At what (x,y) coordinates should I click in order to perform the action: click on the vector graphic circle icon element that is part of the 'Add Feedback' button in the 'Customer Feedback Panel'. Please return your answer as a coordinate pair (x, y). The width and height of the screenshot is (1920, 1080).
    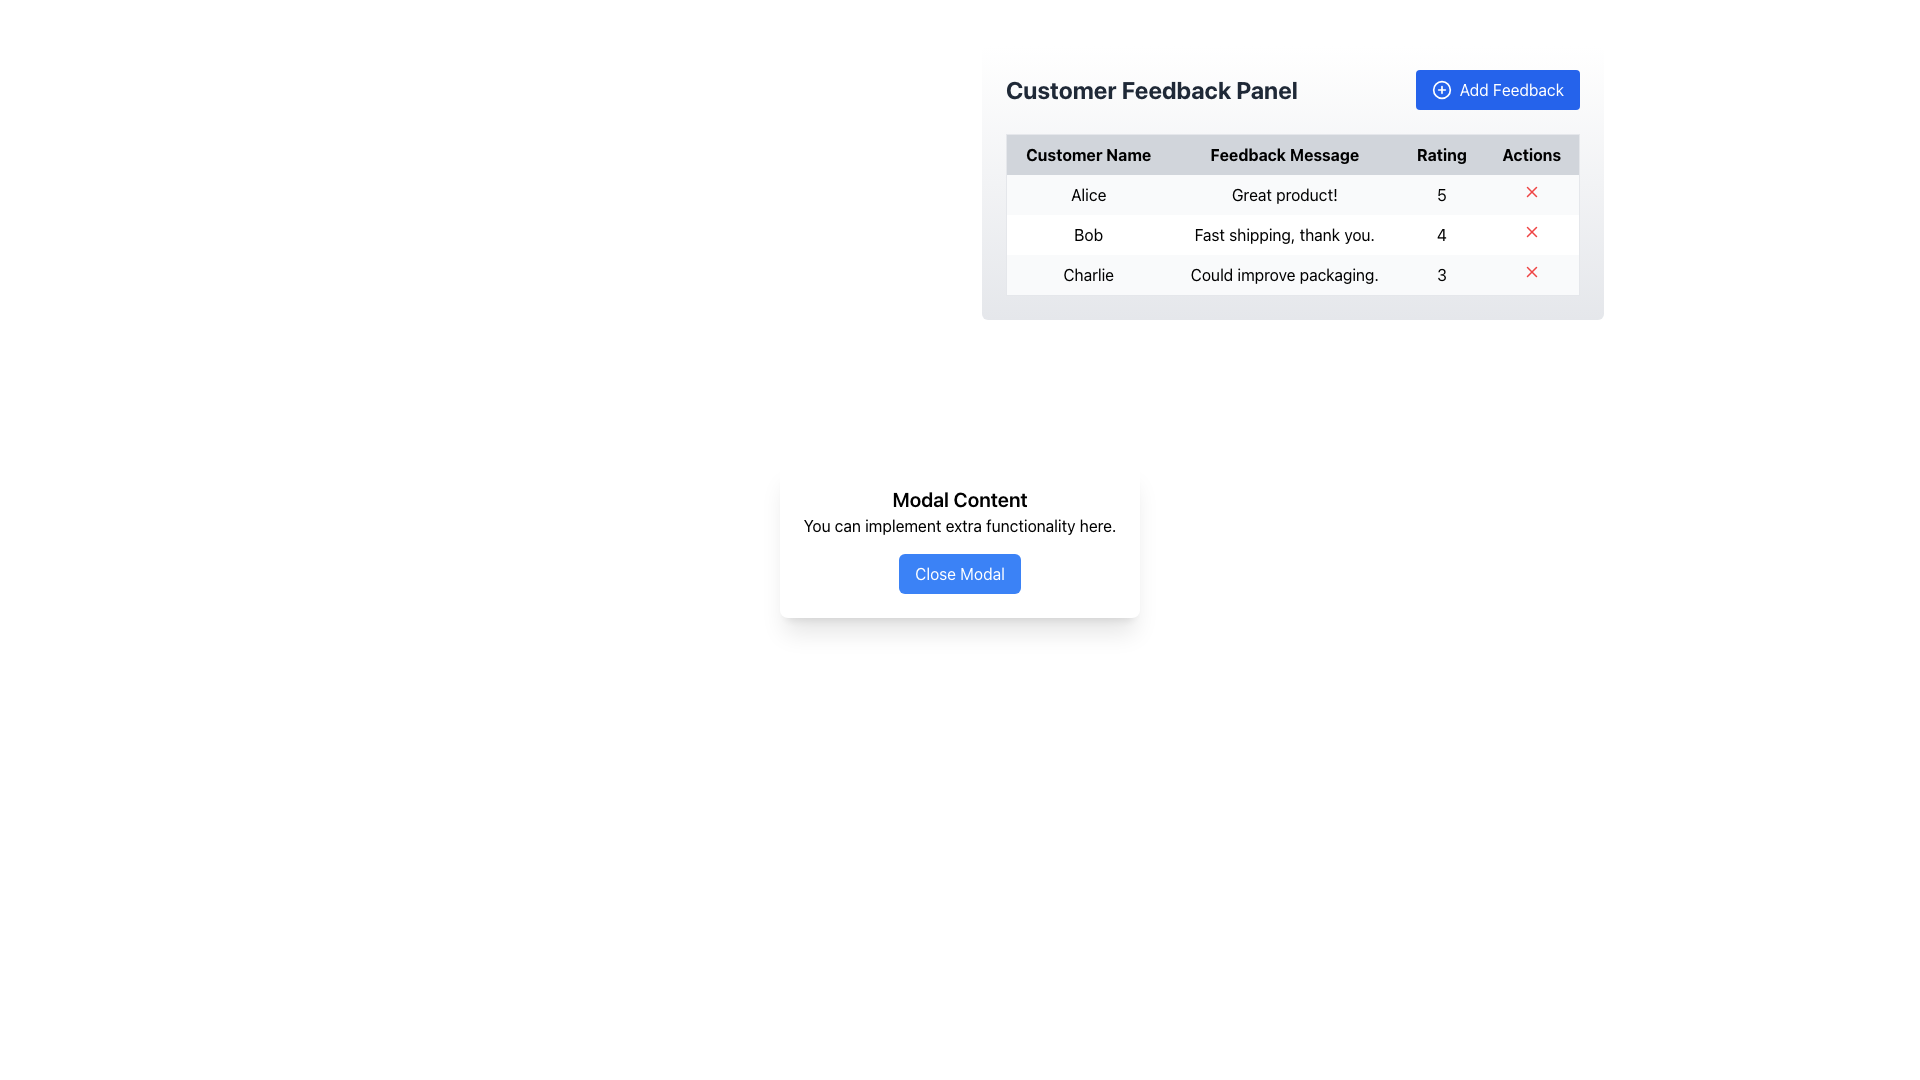
    Looking at the image, I should click on (1441, 88).